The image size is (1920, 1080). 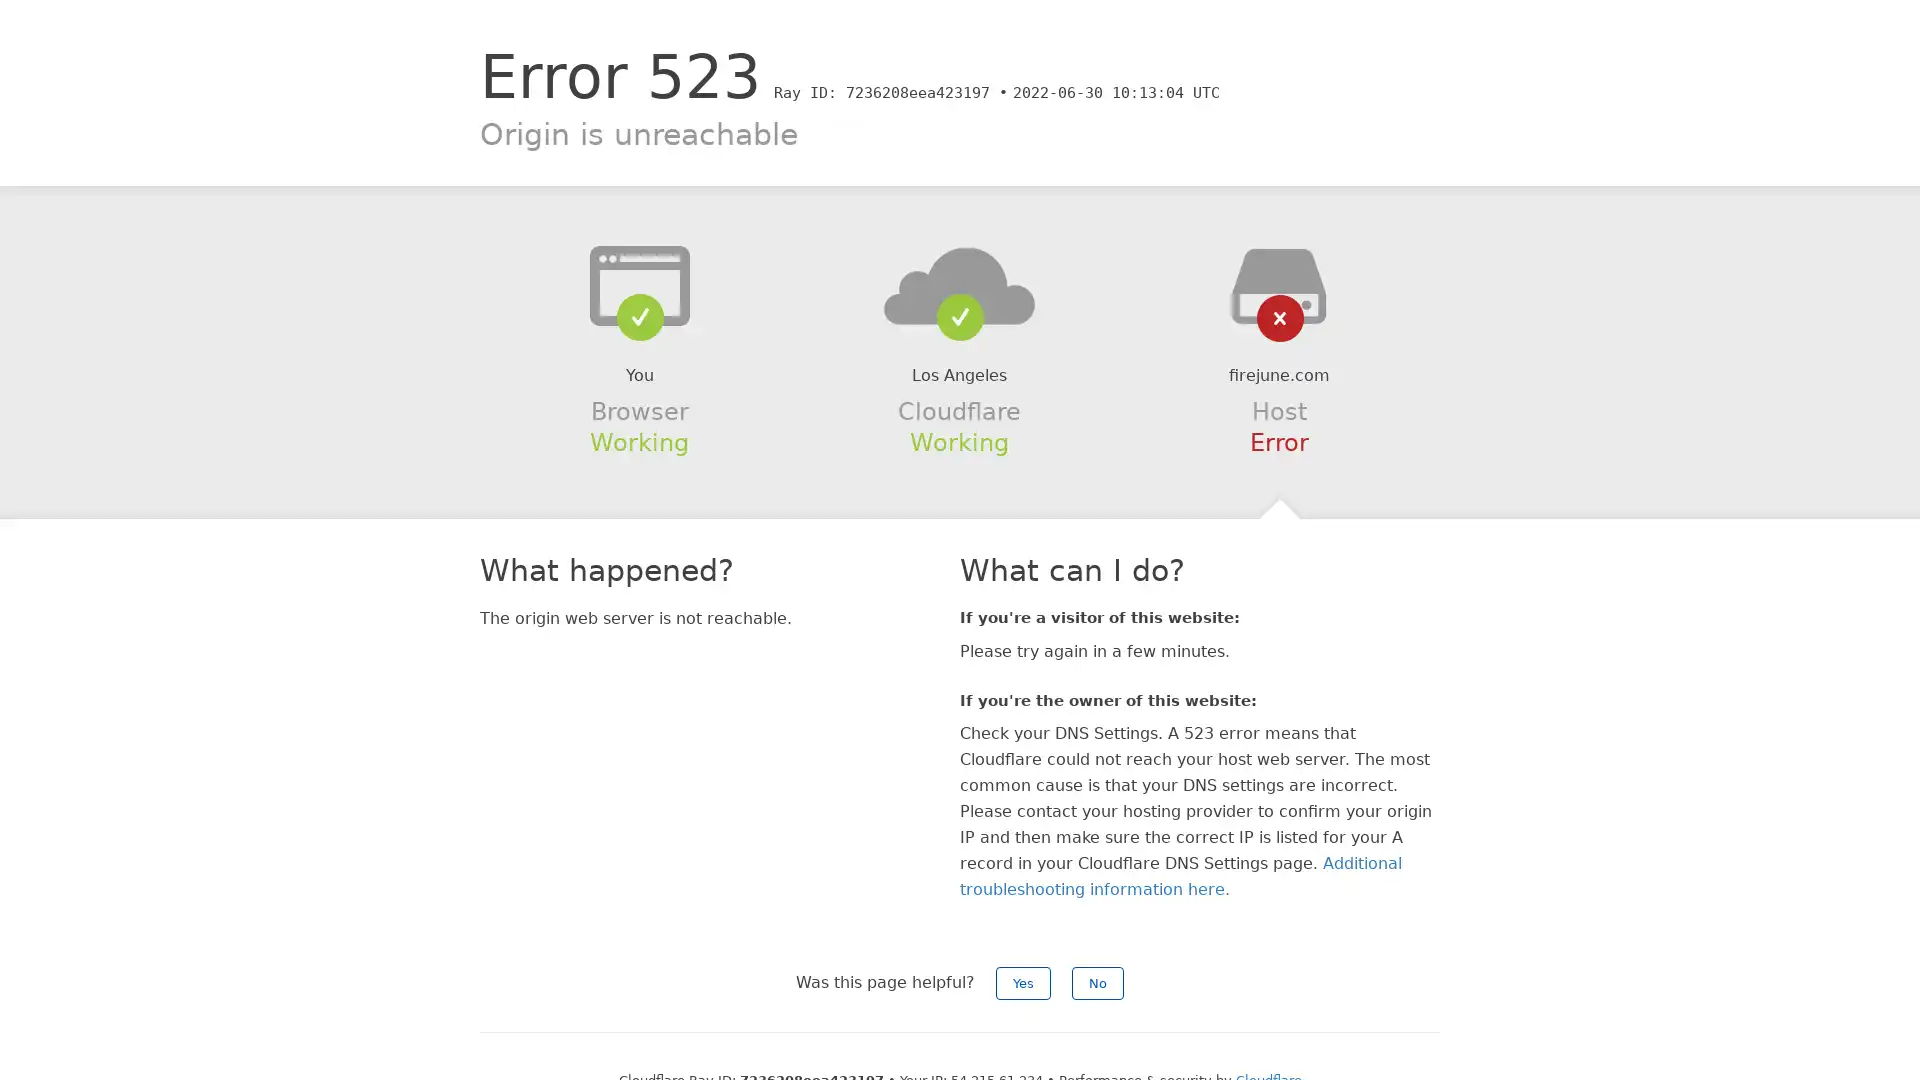 I want to click on Yes, so click(x=1023, y=982).